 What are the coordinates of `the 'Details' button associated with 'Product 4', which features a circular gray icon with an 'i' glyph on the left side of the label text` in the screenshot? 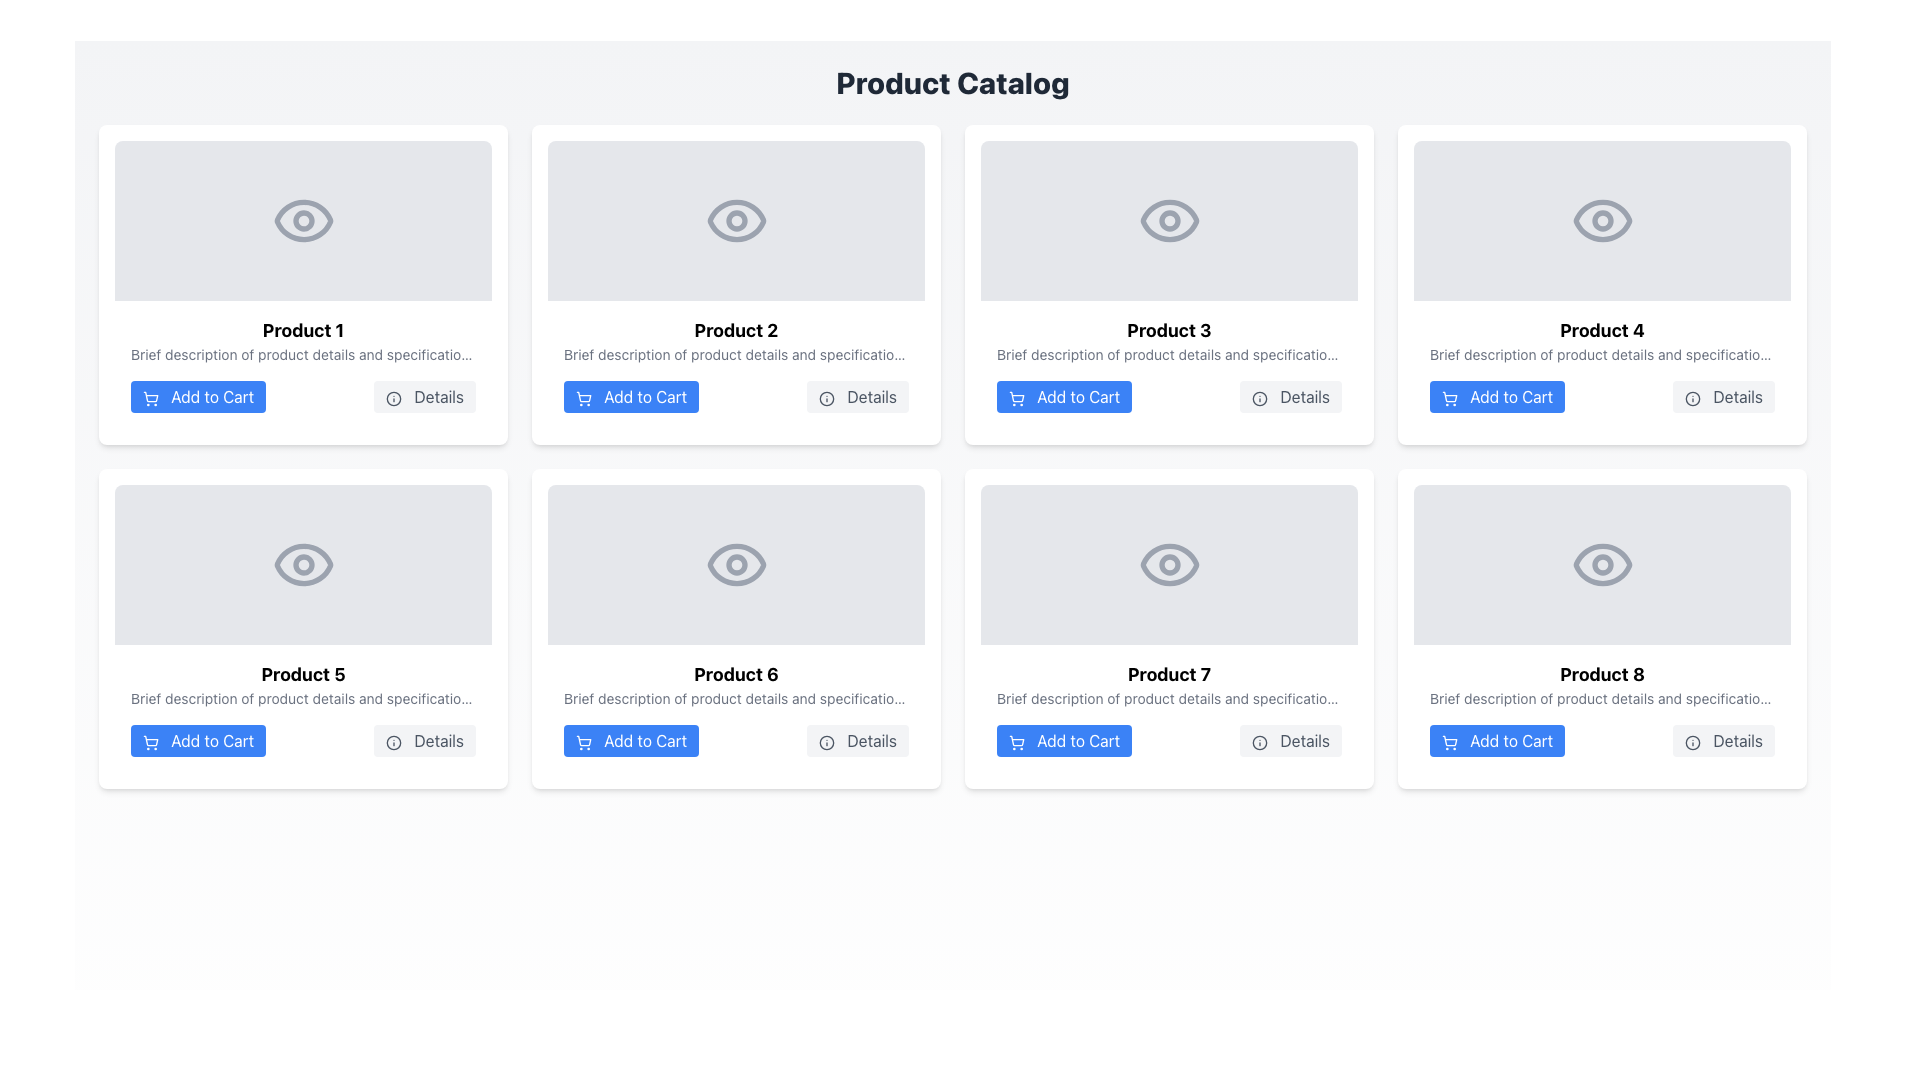 It's located at (1692, 398).